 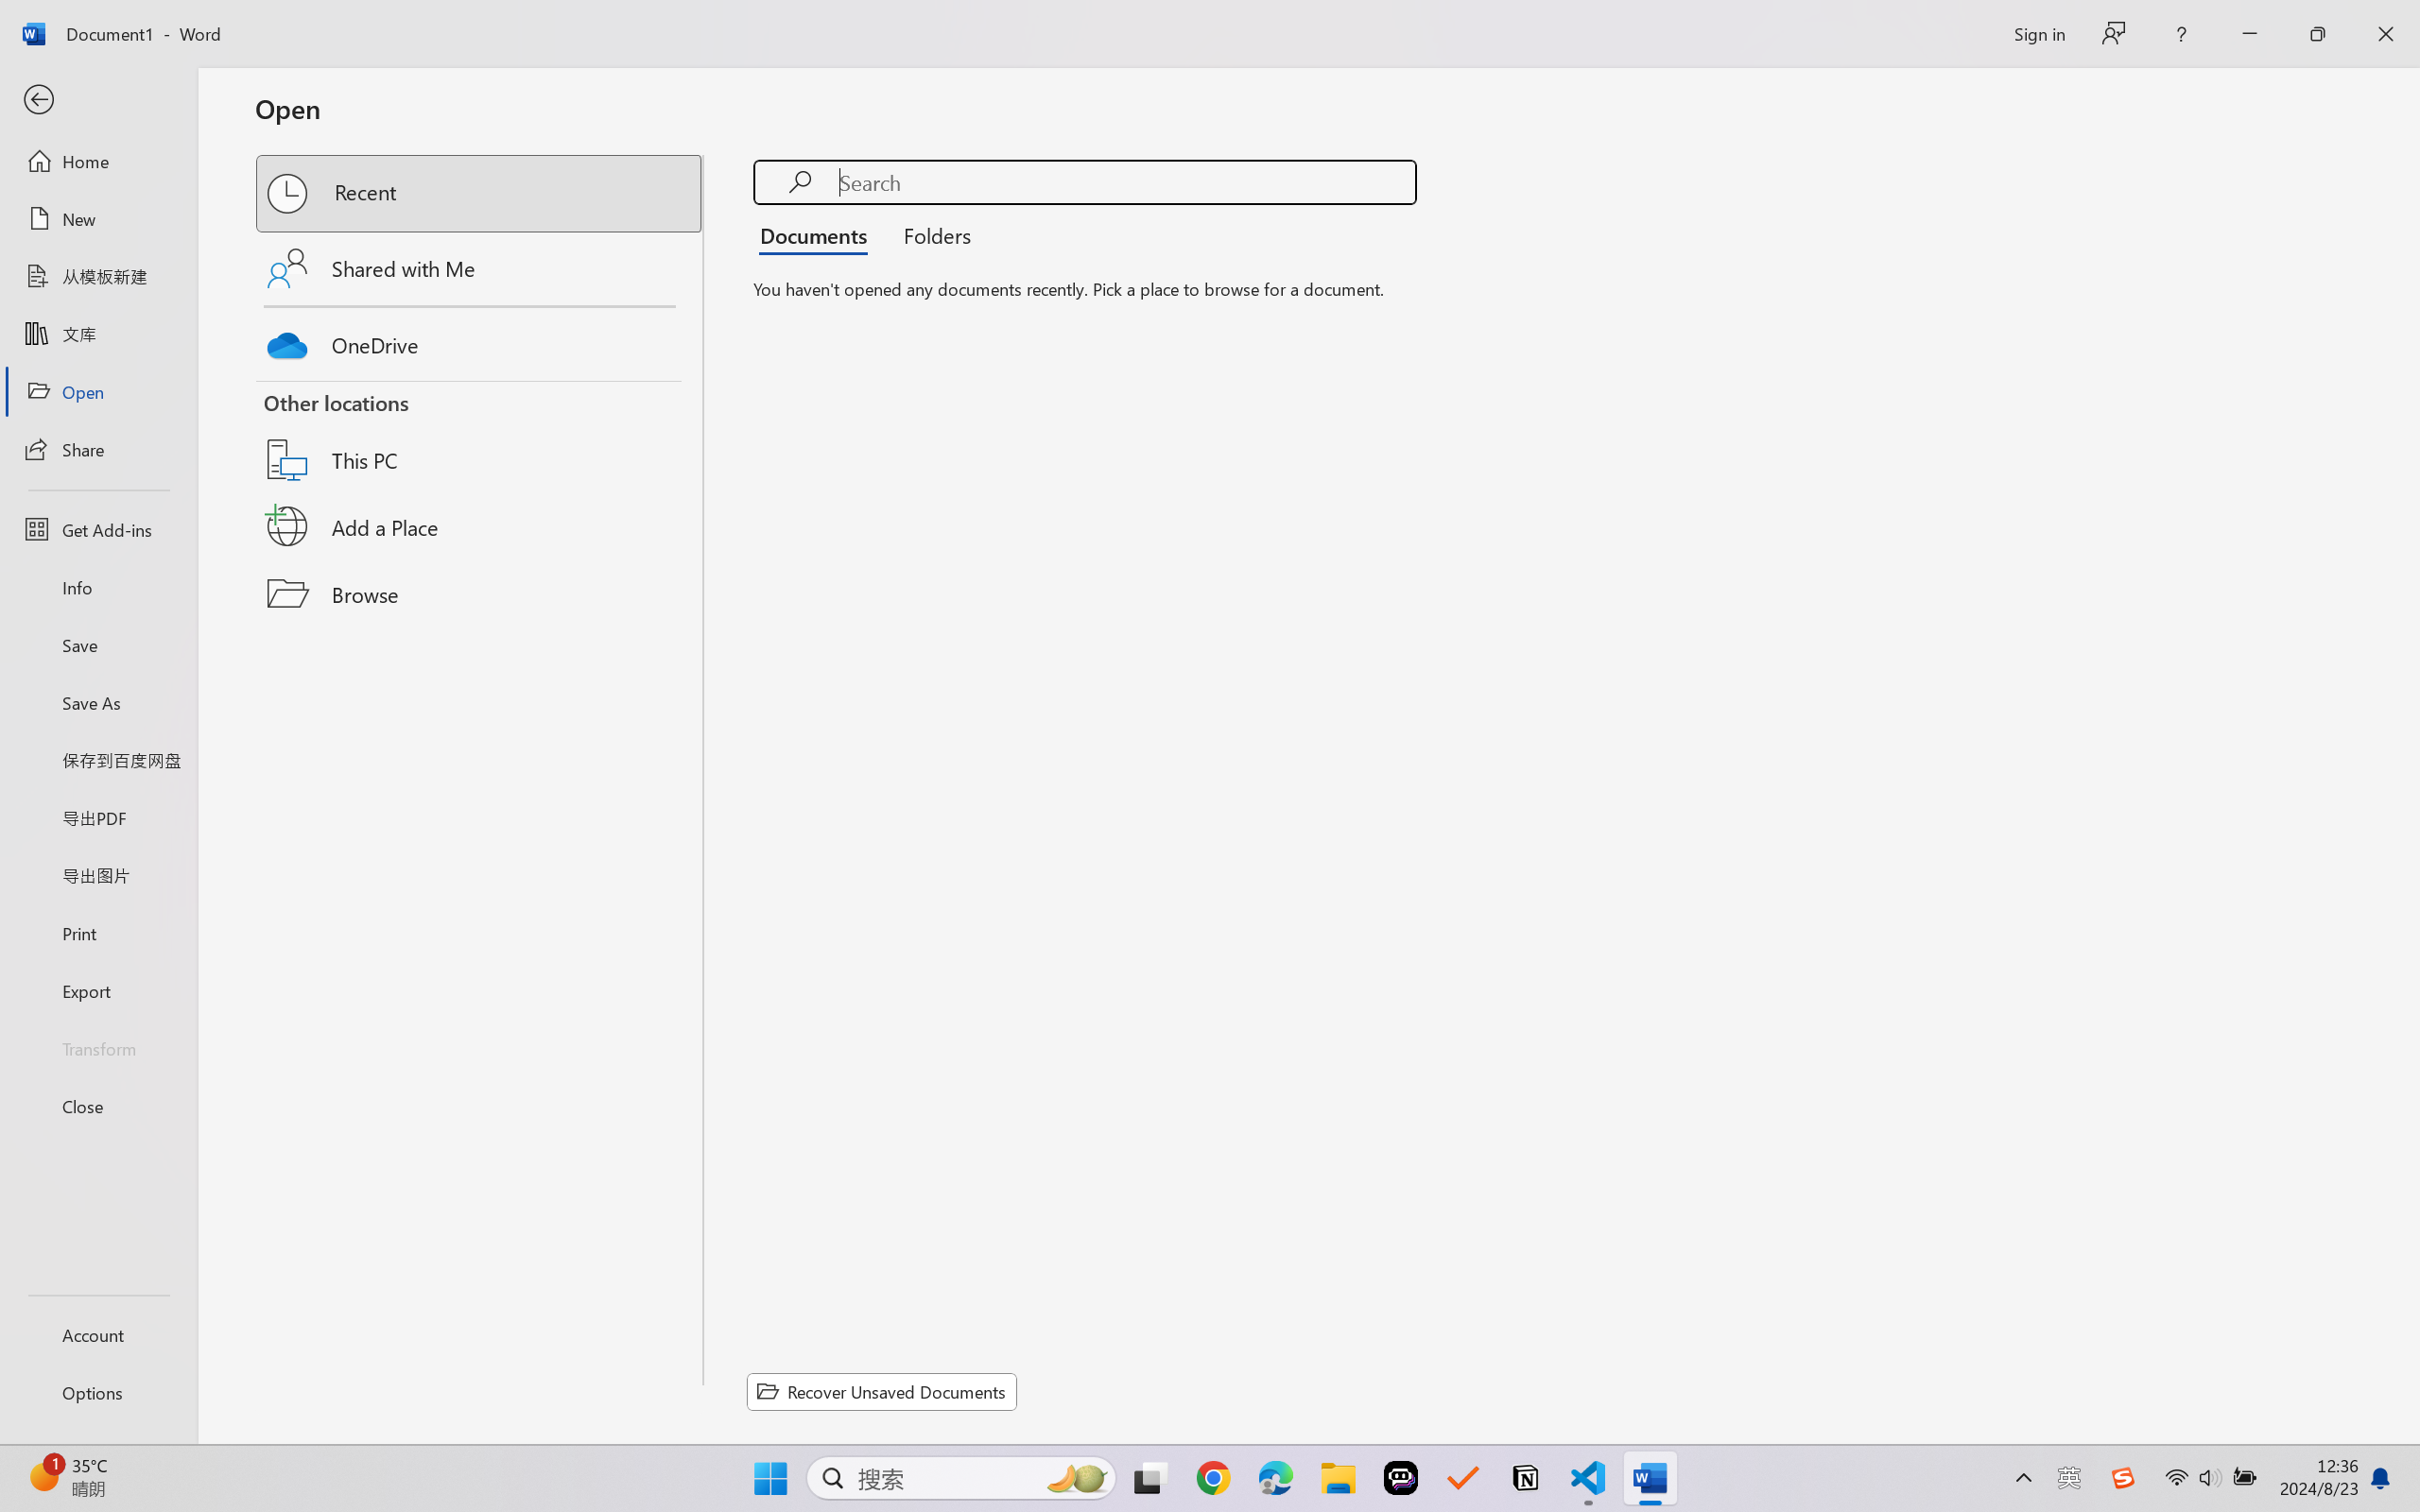 I want to click on 'Info', so click(x=97, y=586).